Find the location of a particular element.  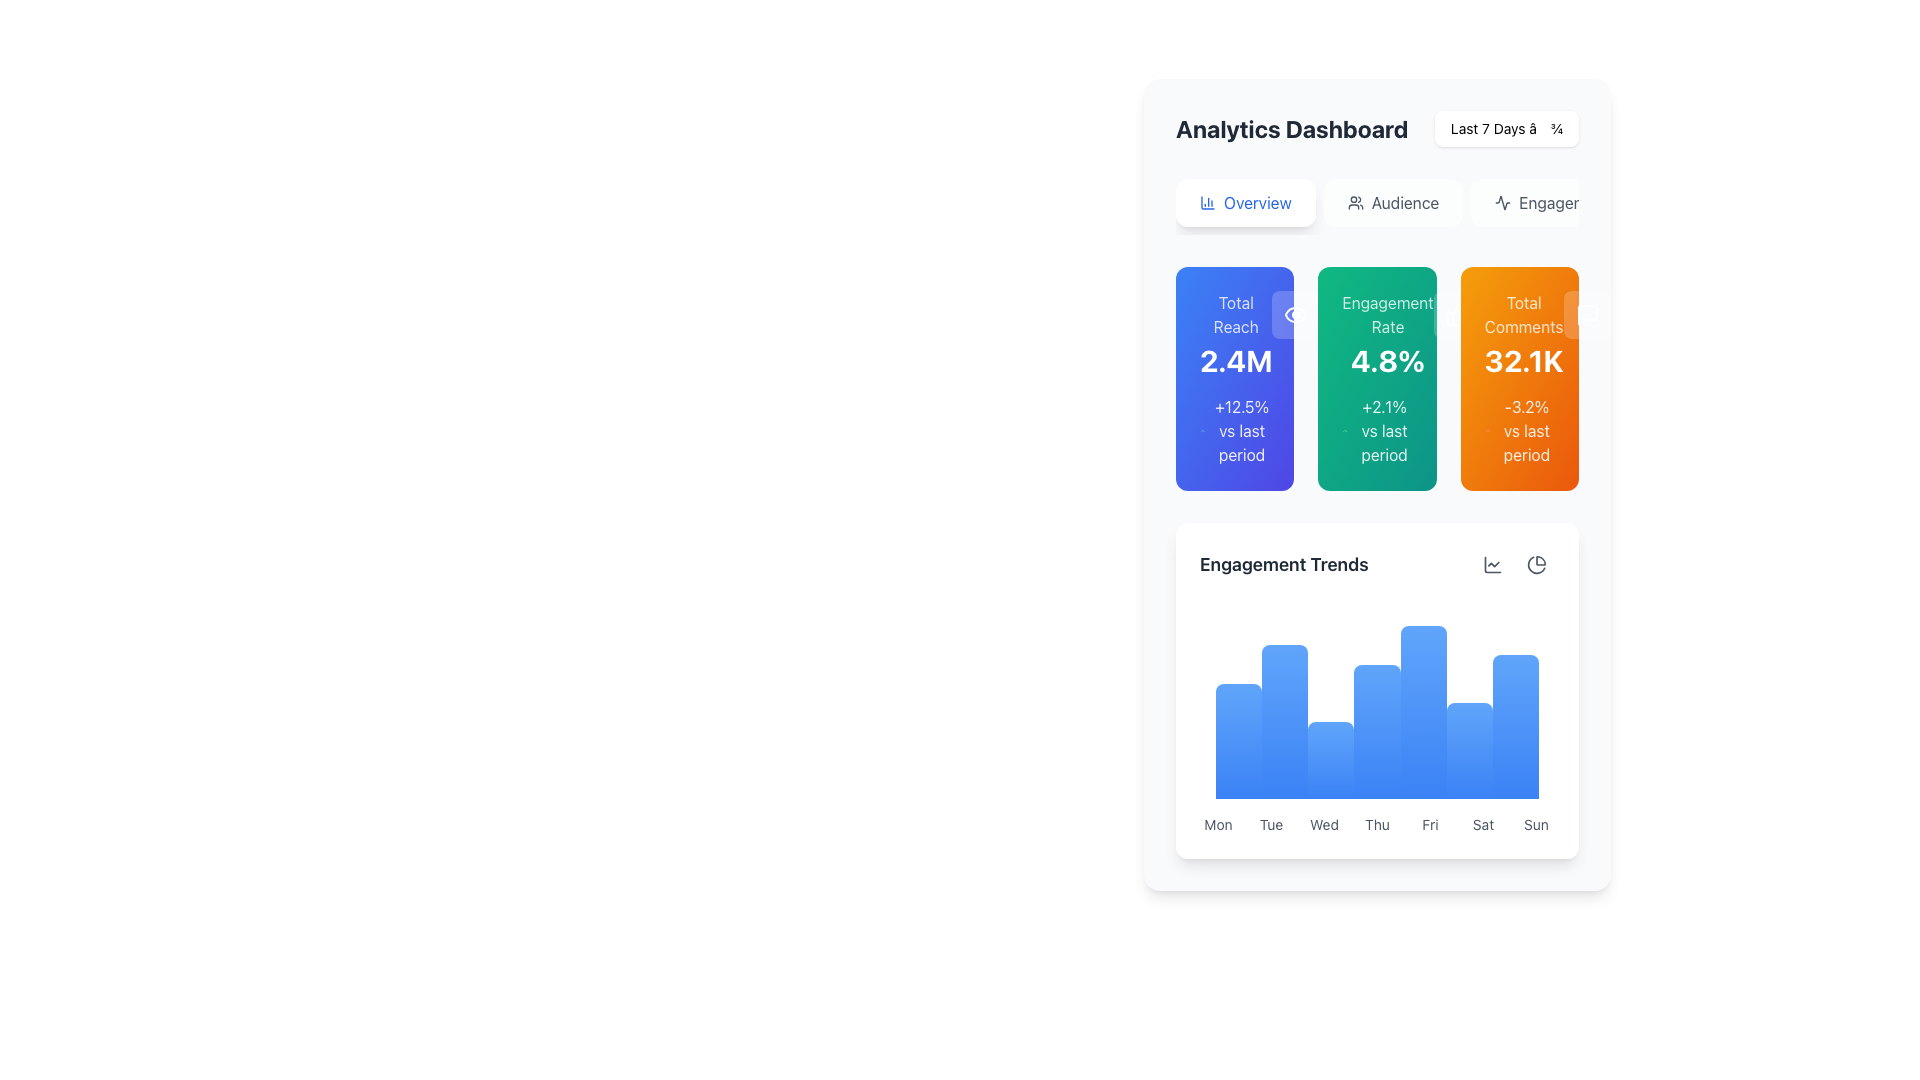

the 'Audience' button, which is the second button in the top navigation bar styled with a rounded rectangular shape and contains a gray user icon followed by the text 'Audience' is located at coordinates (1392, 203).